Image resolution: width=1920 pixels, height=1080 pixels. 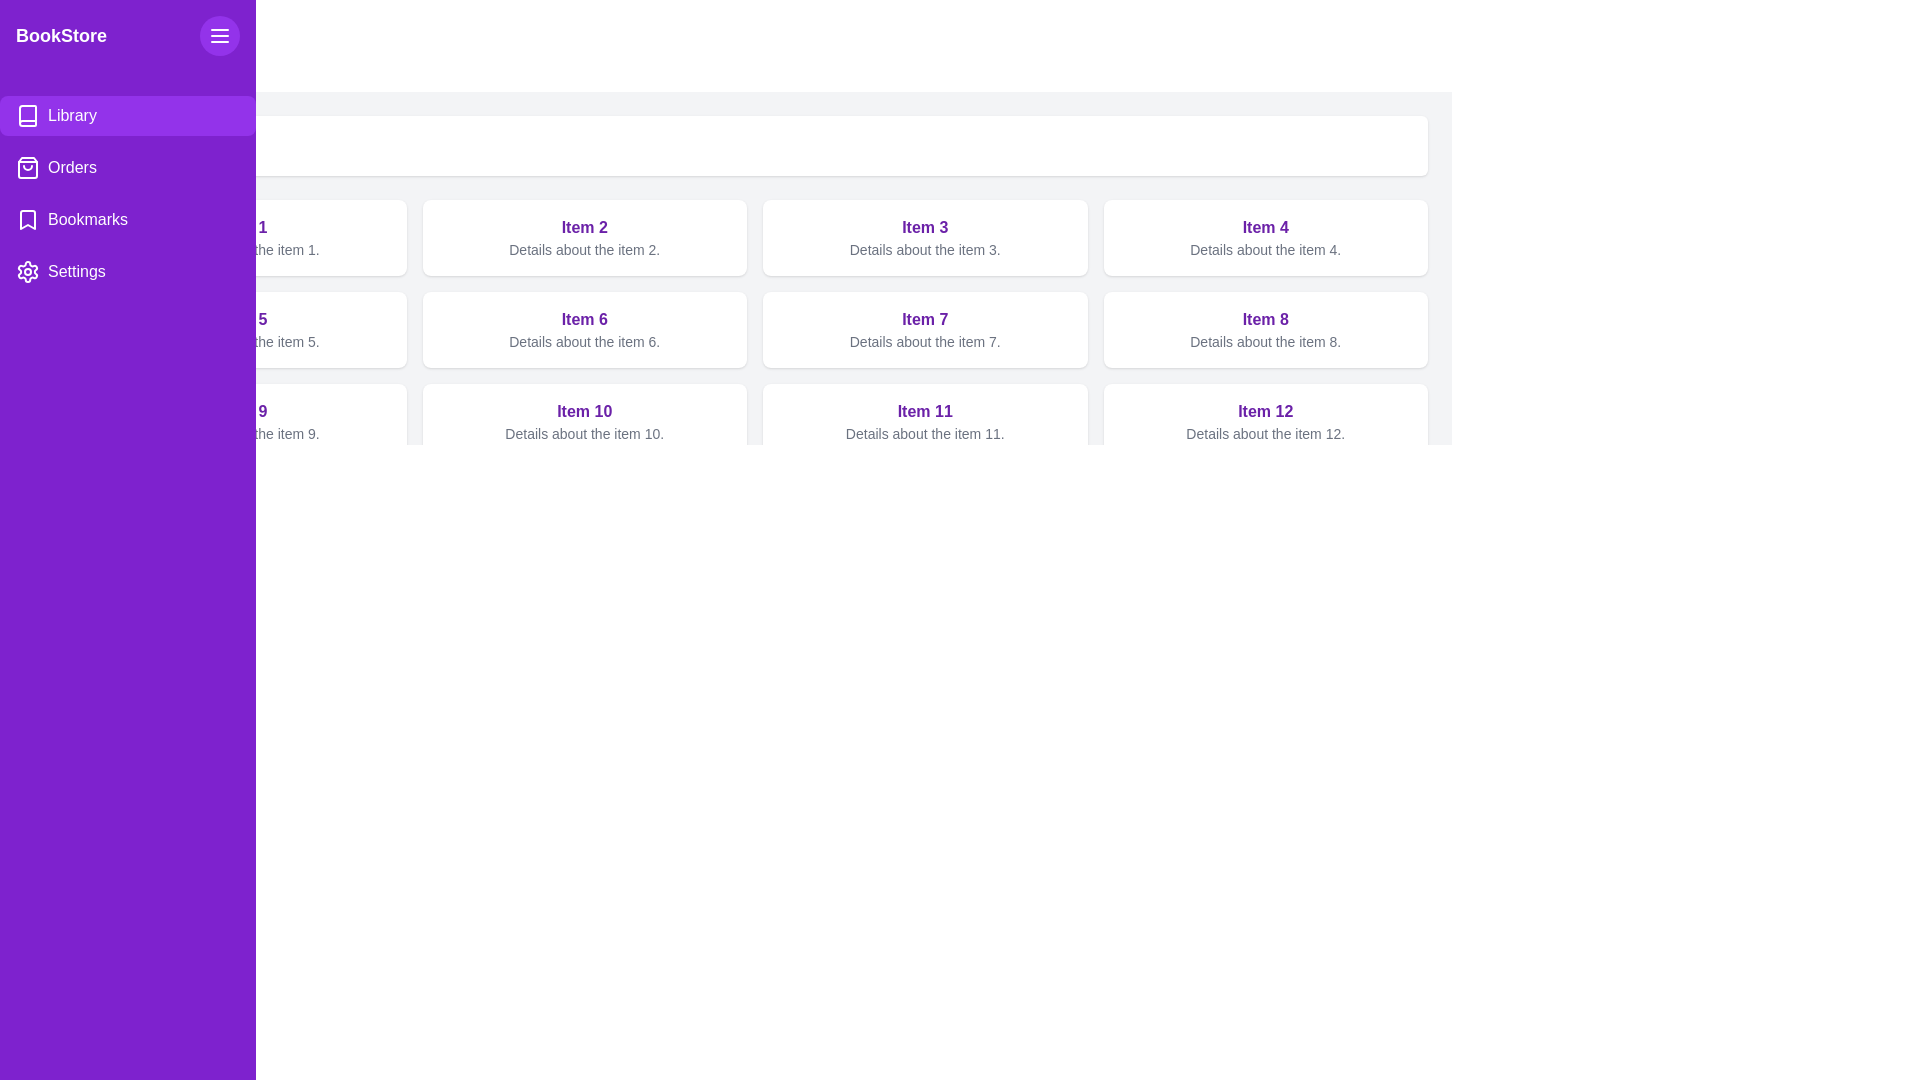 I want to click on the shopping bag icon in the sidebar menu, which is the second item from the top and is colored purple, so click(x=28, y=167).